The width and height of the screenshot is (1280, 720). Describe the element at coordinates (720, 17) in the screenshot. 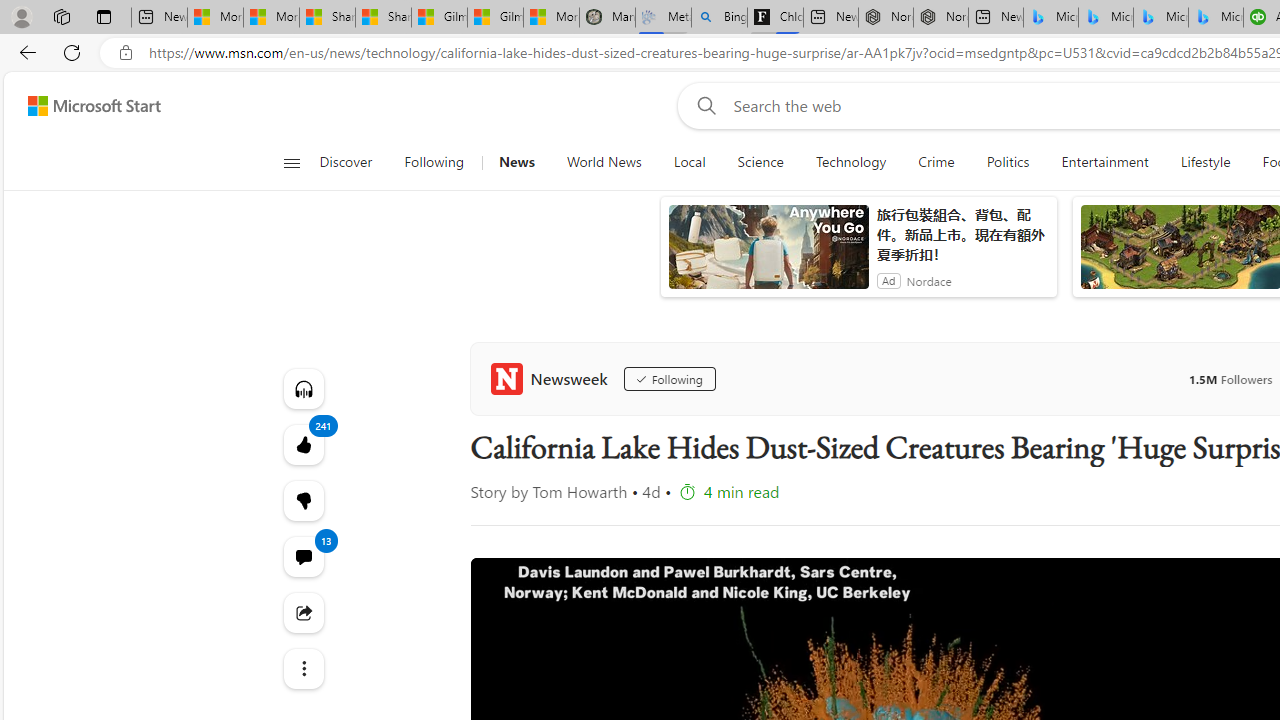

I see `'Bing Real Estate - Home sales and rental listings'` at that location.